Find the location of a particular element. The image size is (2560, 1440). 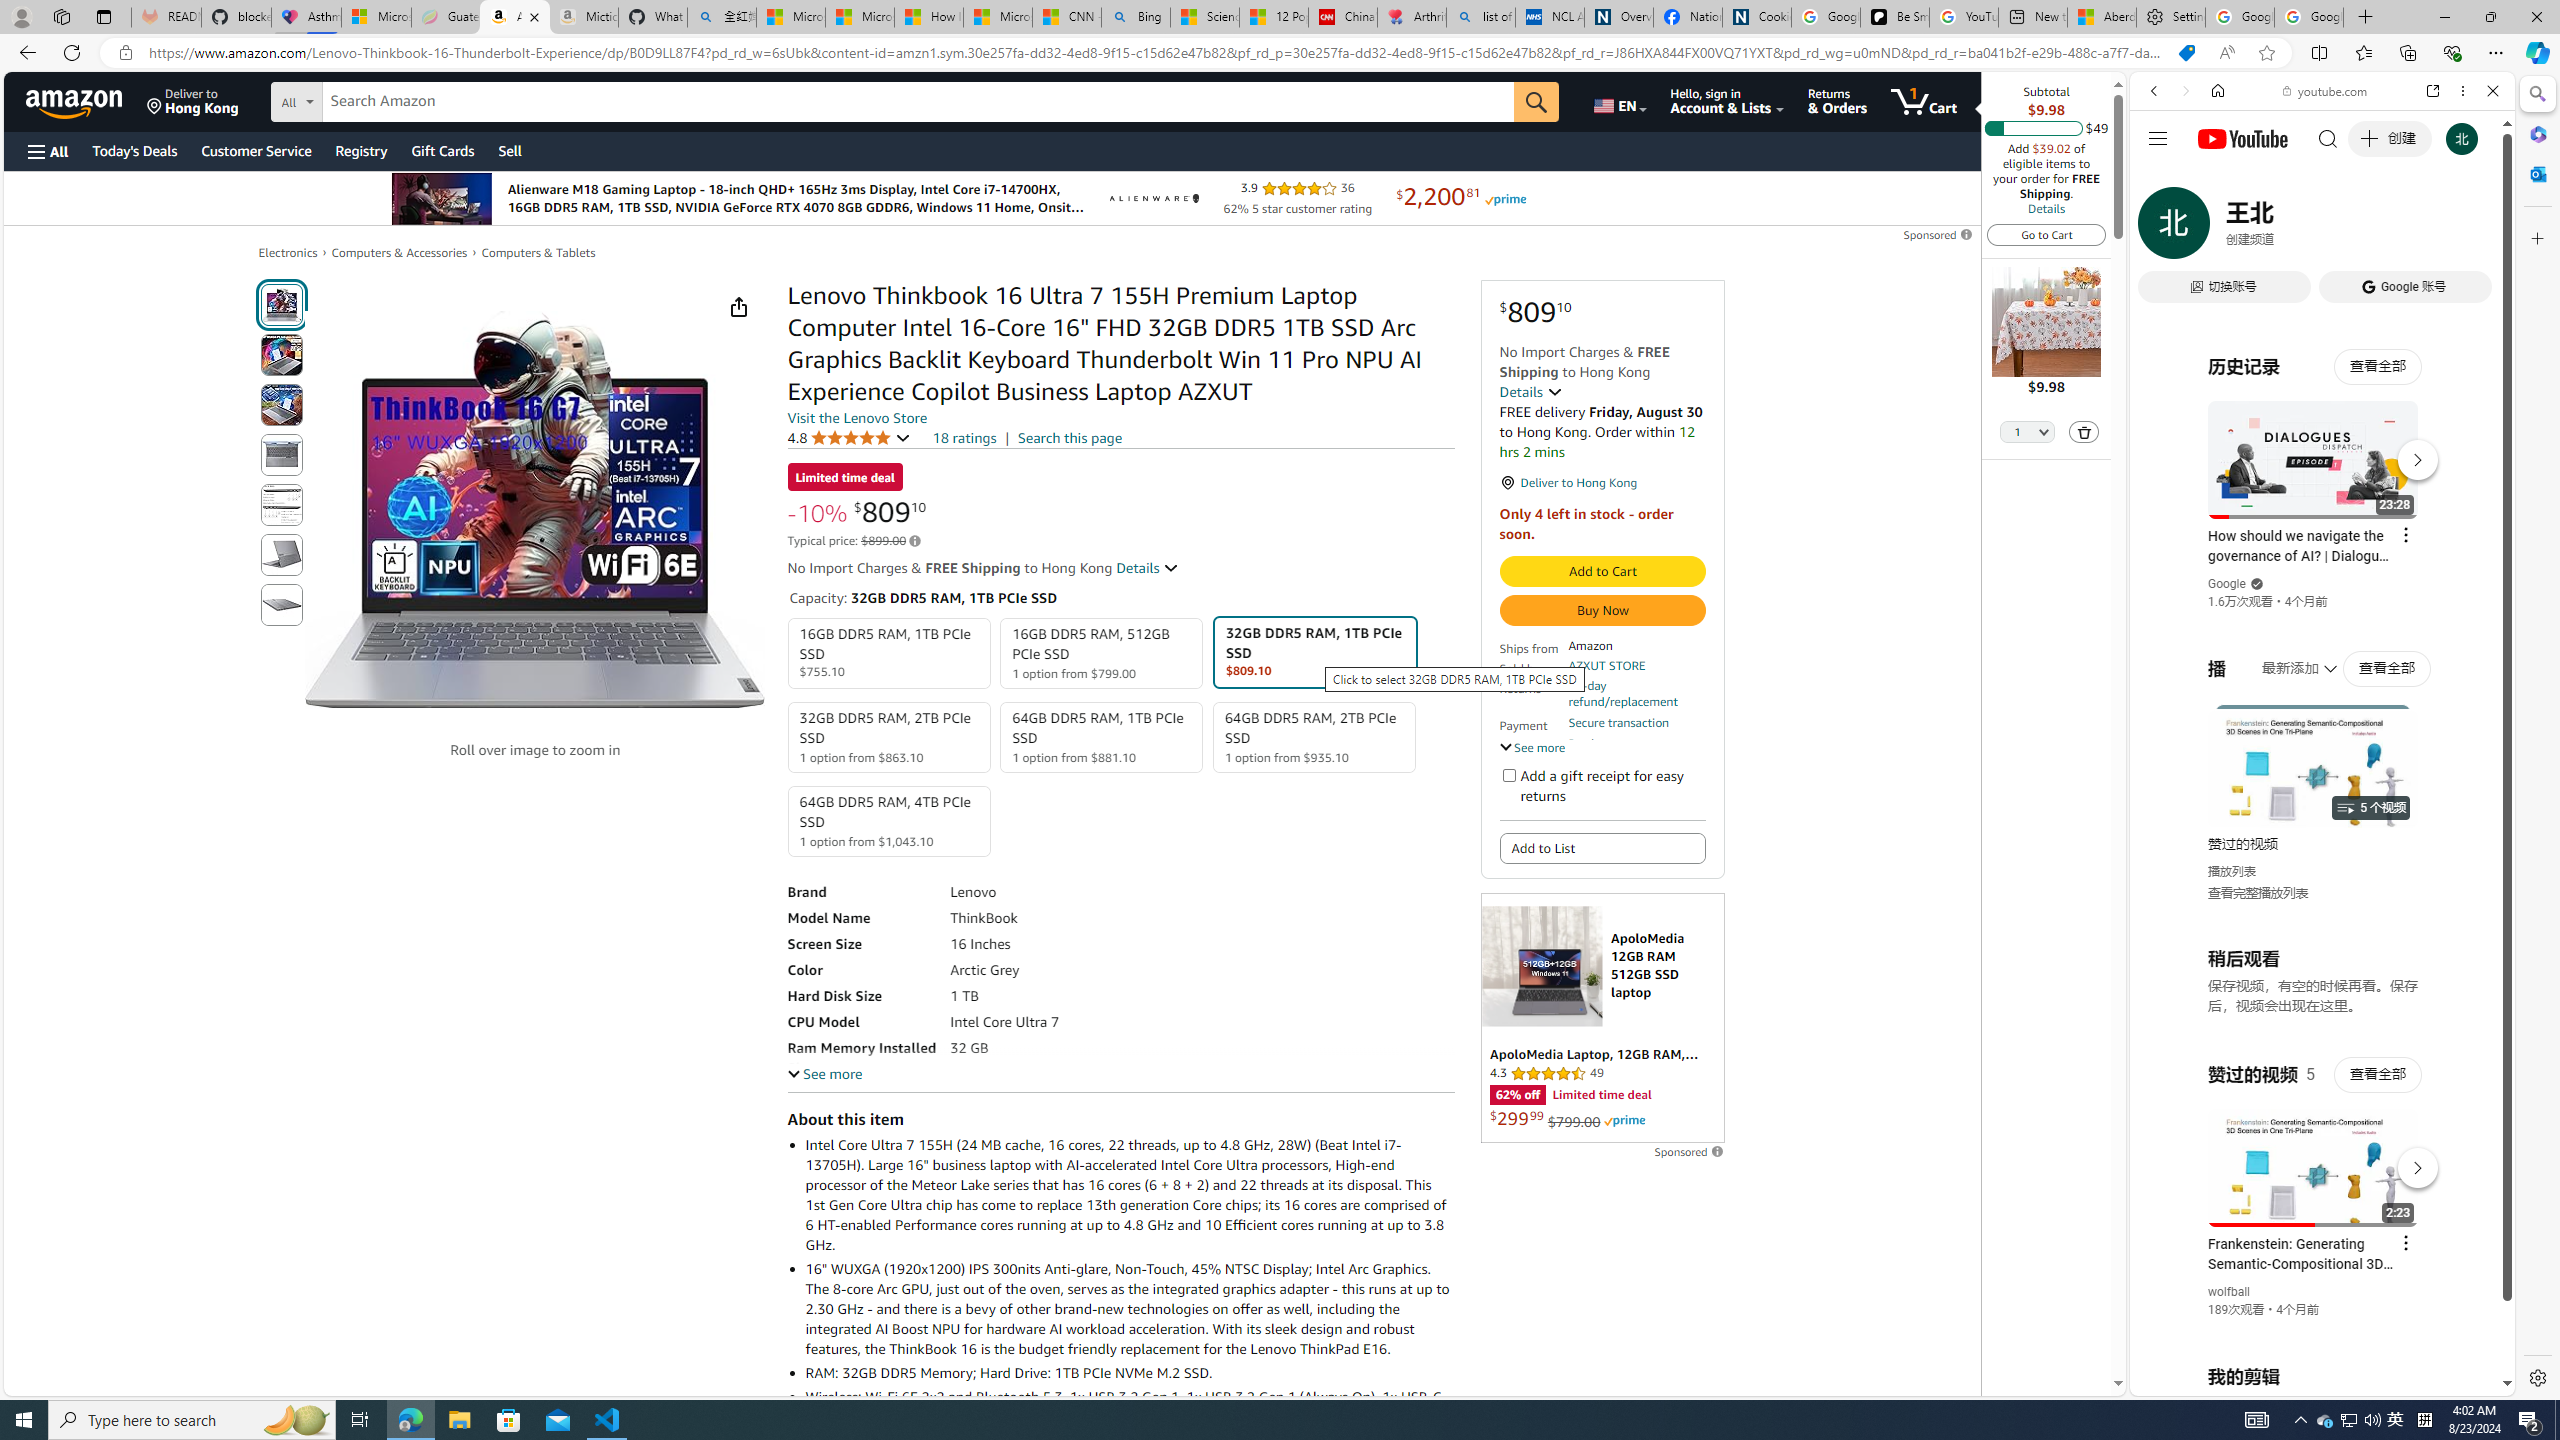

'Search Filter, Search Tools' is located at coordinates (2373, 227).